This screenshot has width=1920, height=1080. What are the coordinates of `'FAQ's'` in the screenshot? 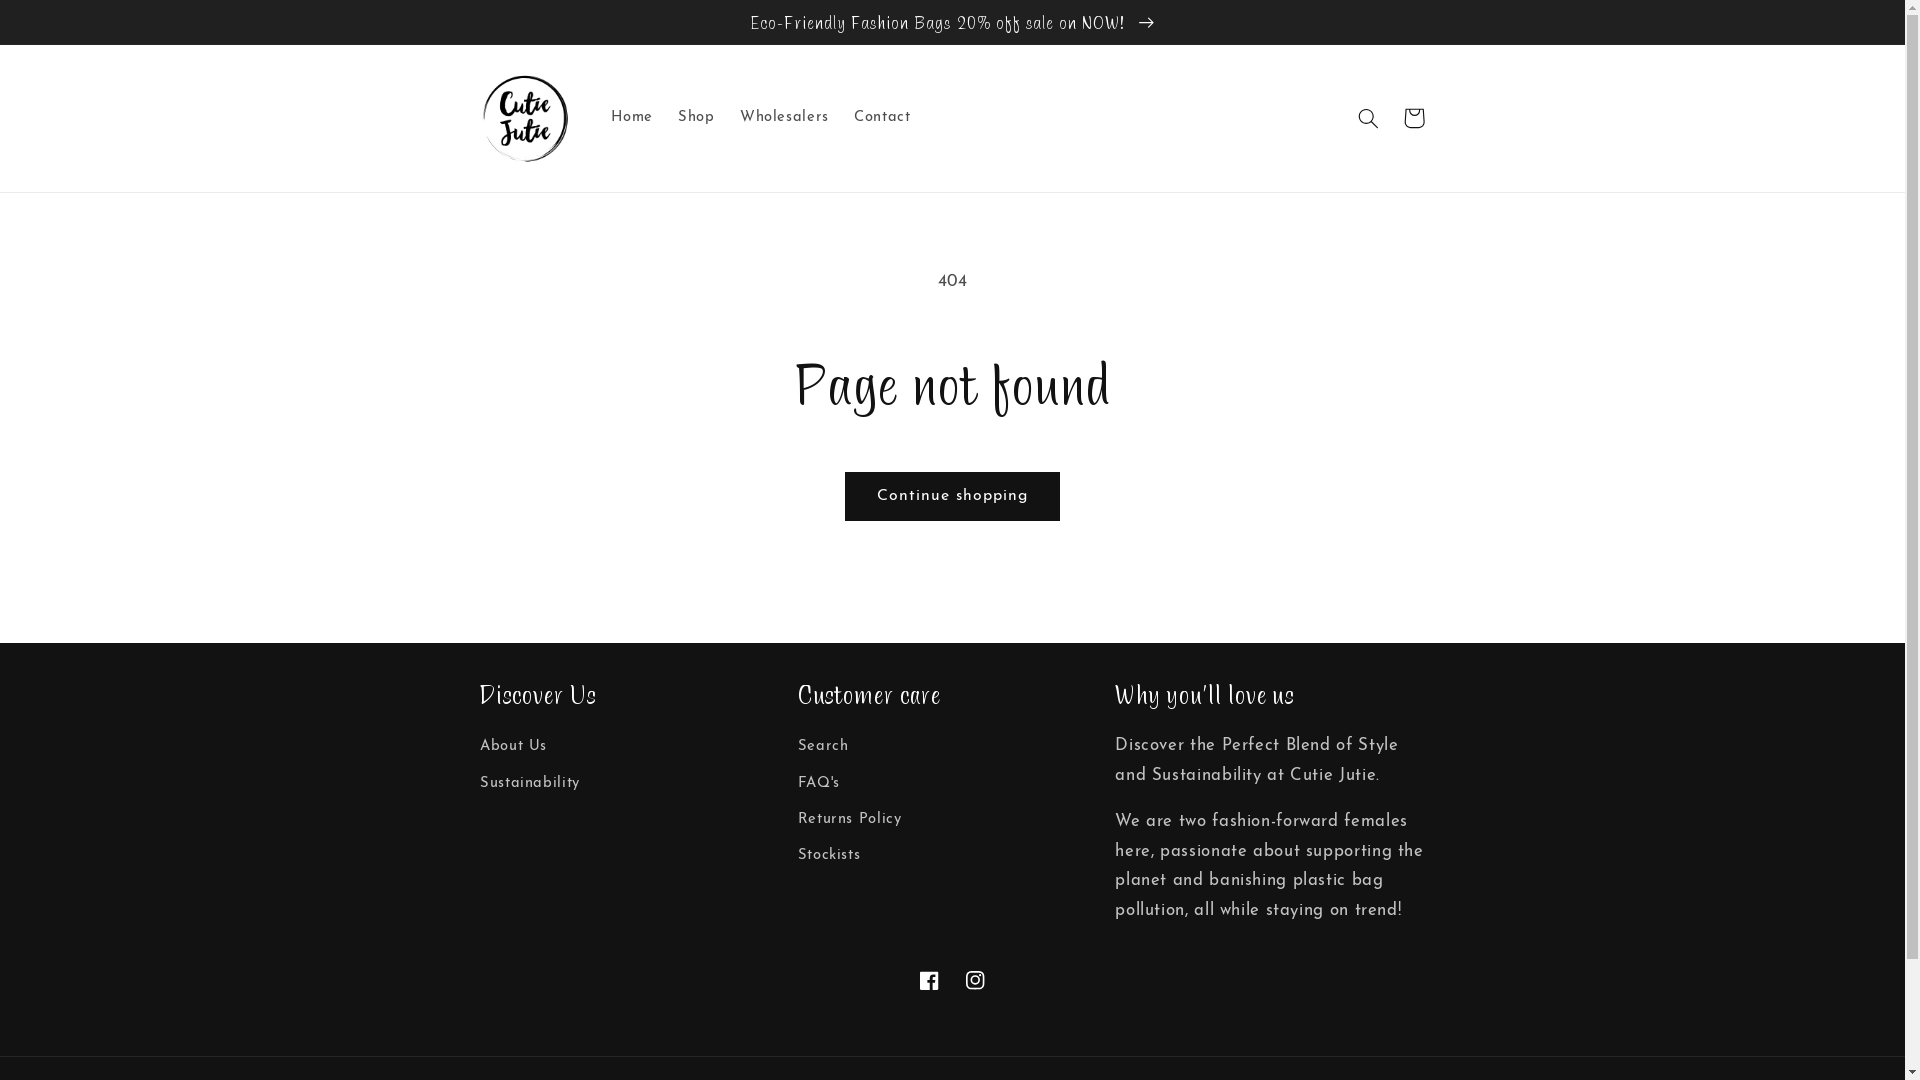 It's located at (796, 782).